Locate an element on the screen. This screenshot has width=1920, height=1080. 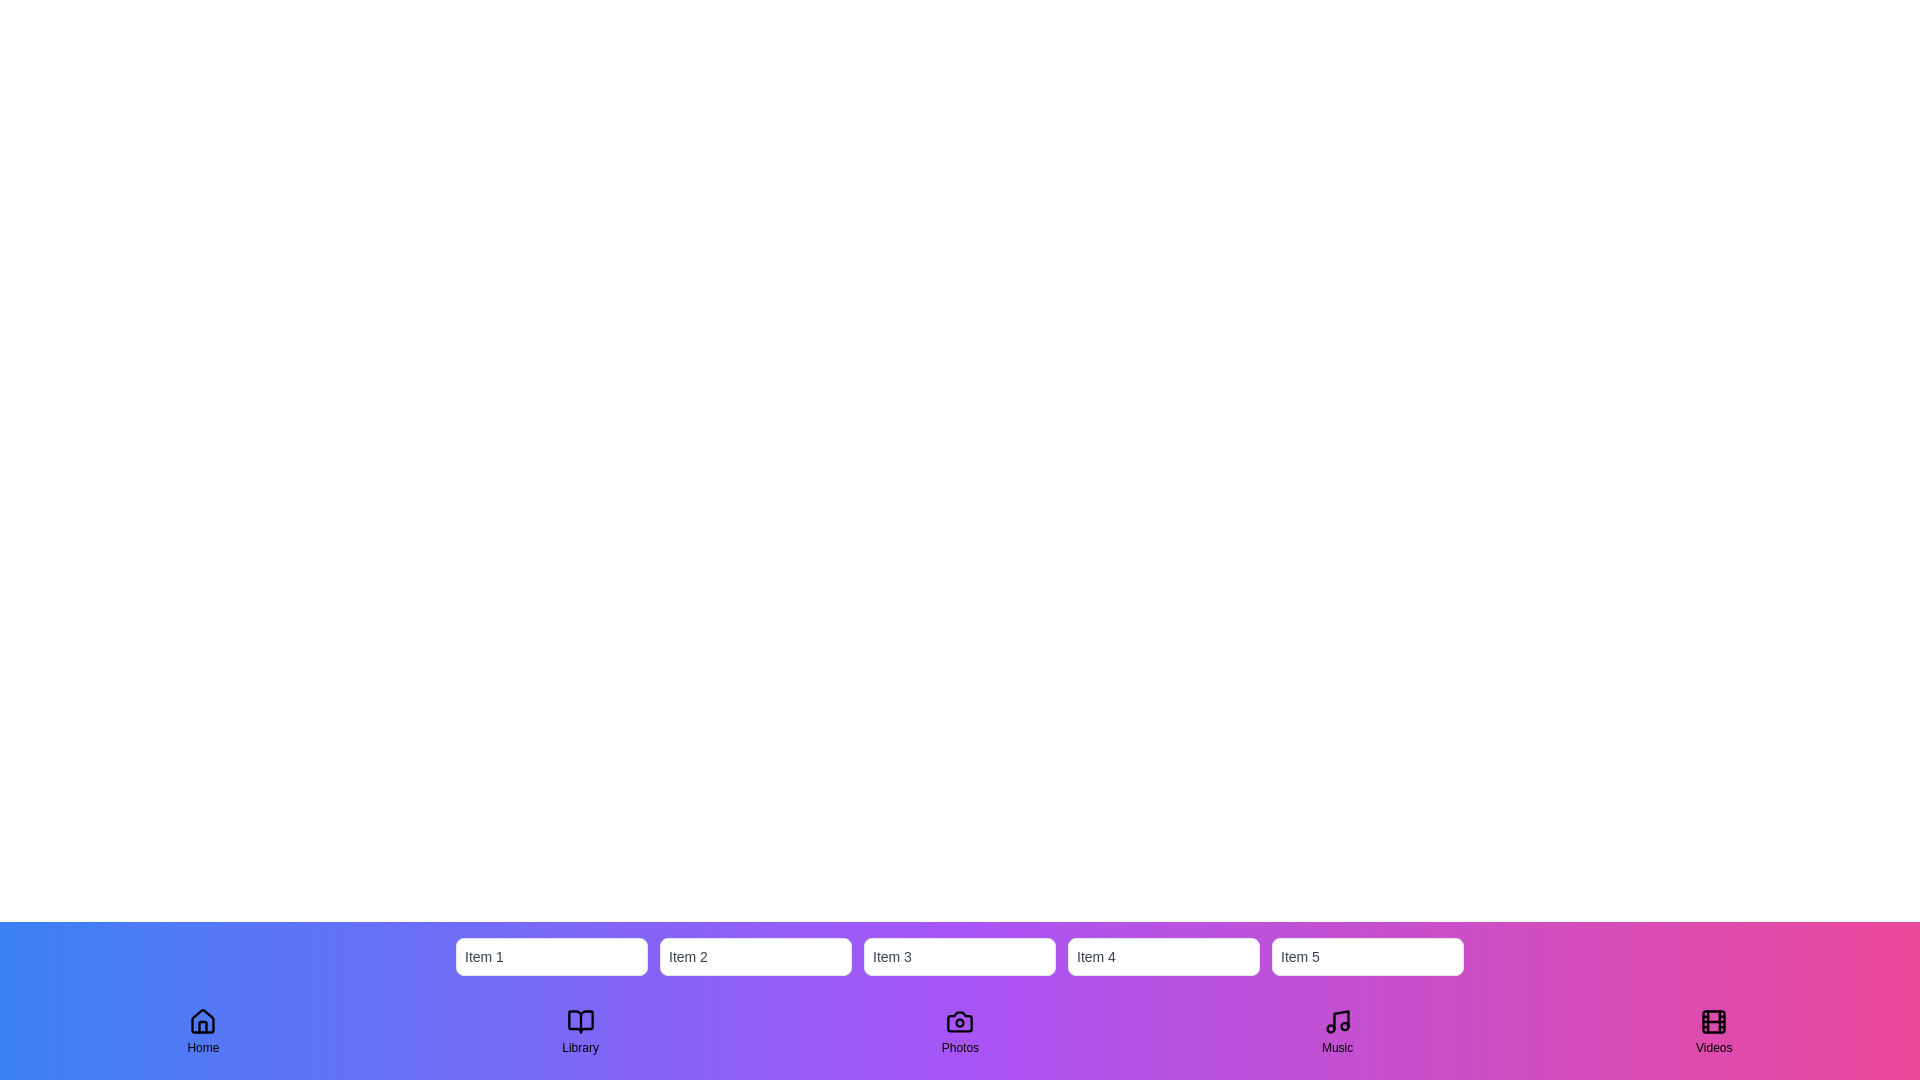
the navigation tab labeled Photos to observe visual feedback is located at coordinates (960, 1032).